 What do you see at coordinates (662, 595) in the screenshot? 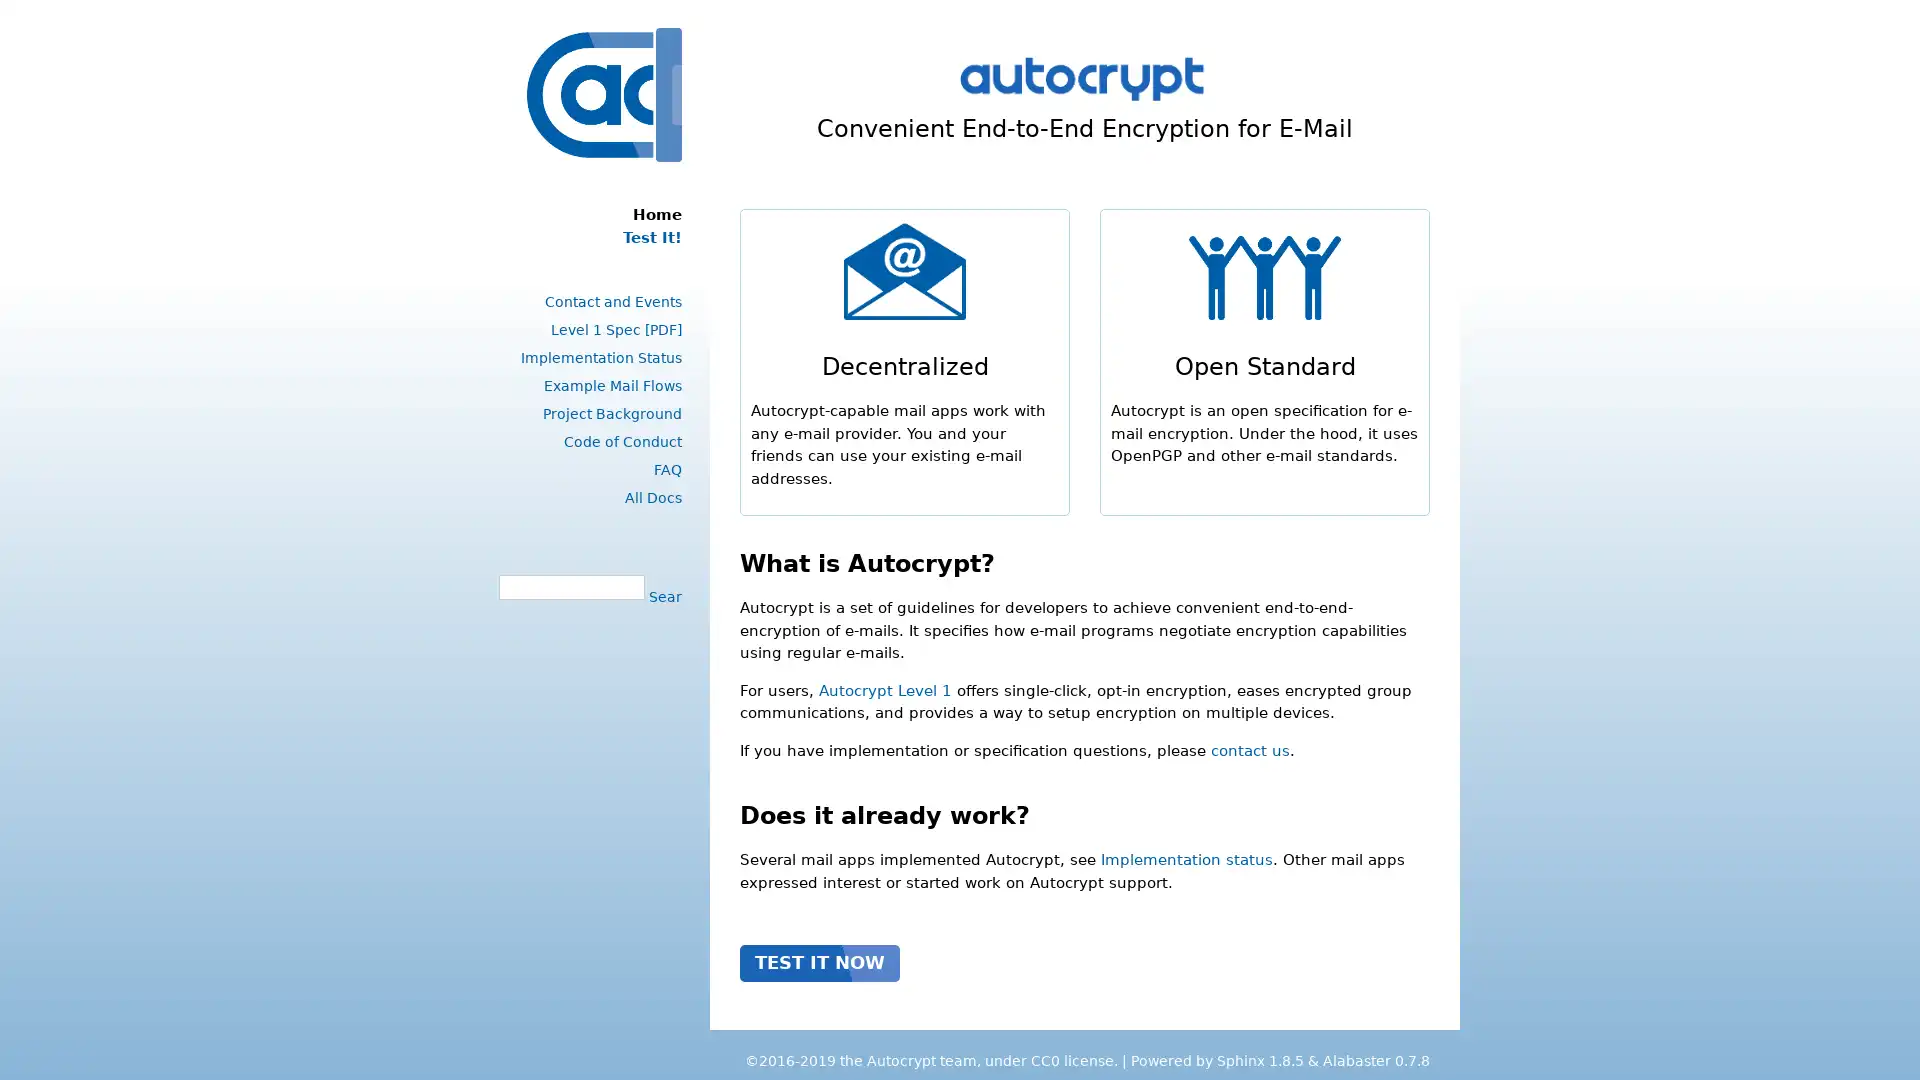
I see `Search` at bounding box center [662, 595].